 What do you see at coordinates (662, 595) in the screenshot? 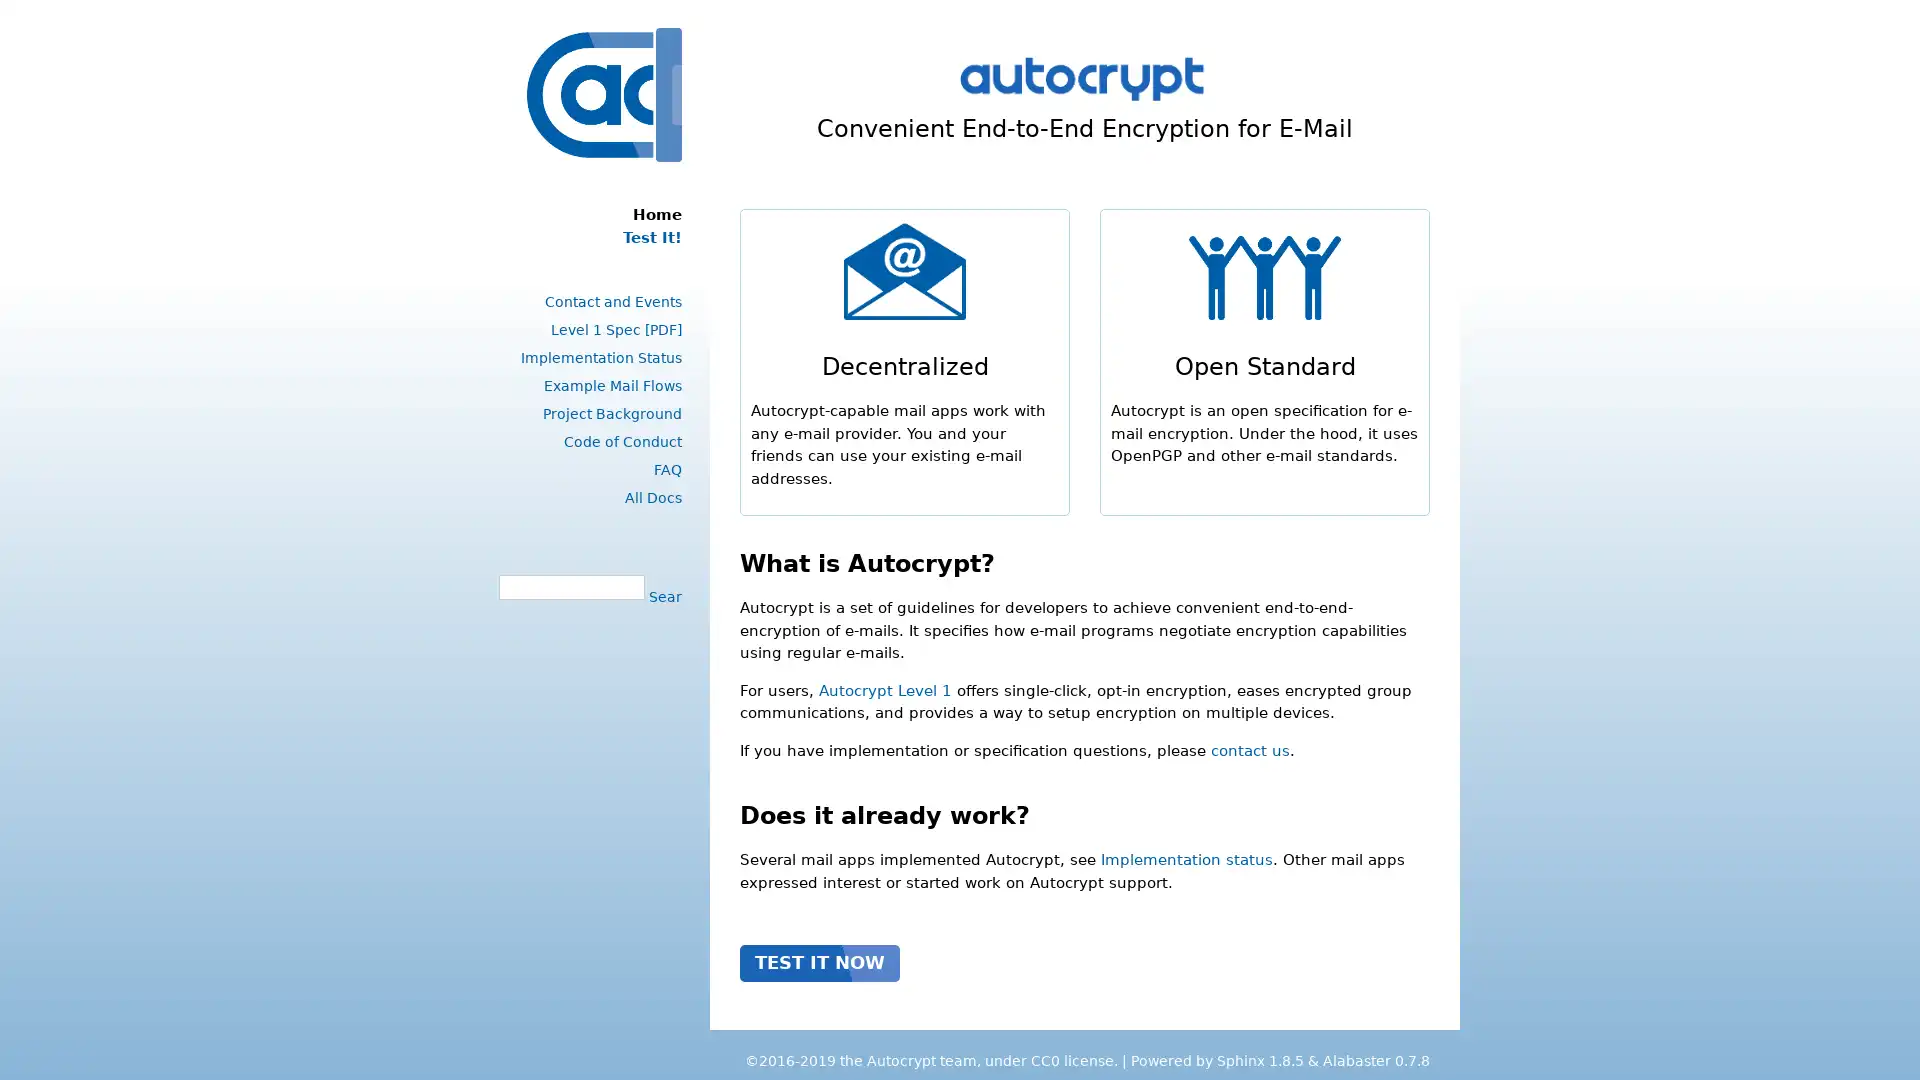
I see `Search` at bounding box center [662, 595].